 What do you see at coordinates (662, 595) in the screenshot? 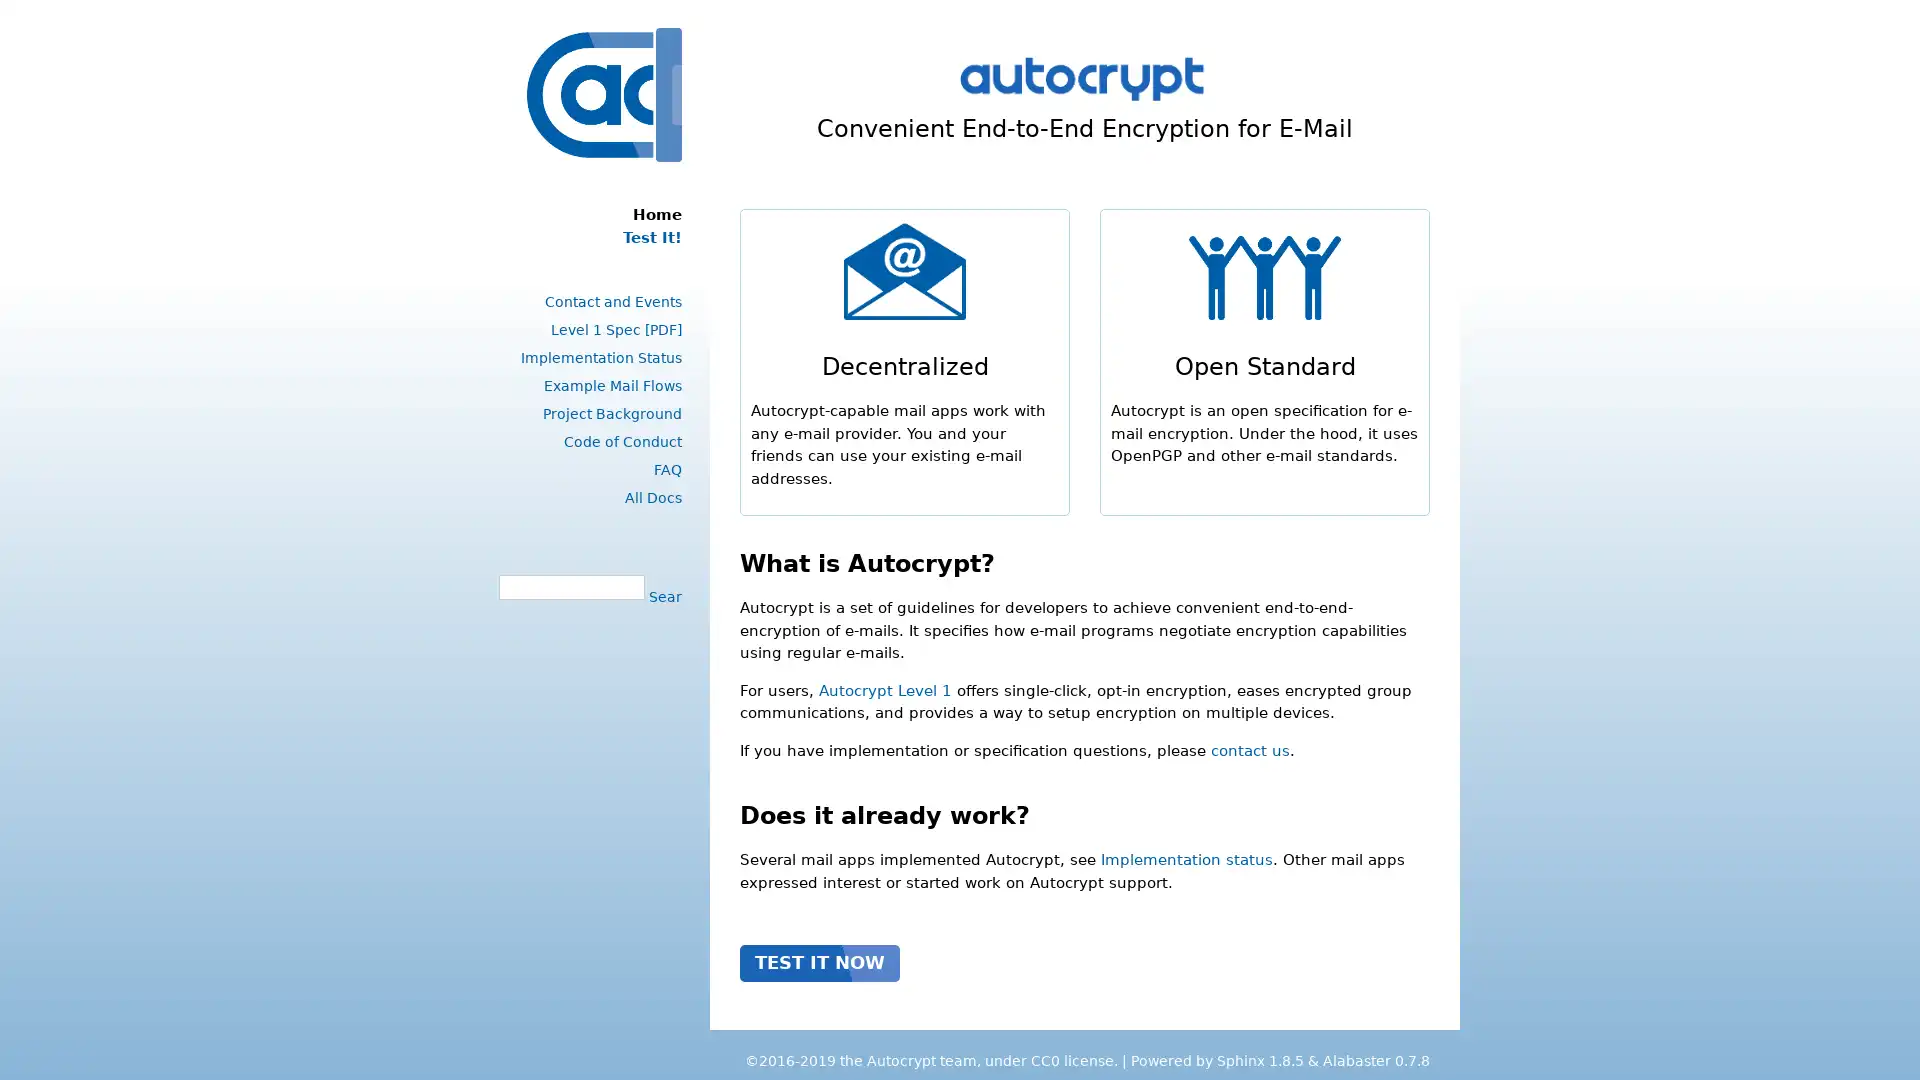
I see `Search` at bounding box center [662, 595].